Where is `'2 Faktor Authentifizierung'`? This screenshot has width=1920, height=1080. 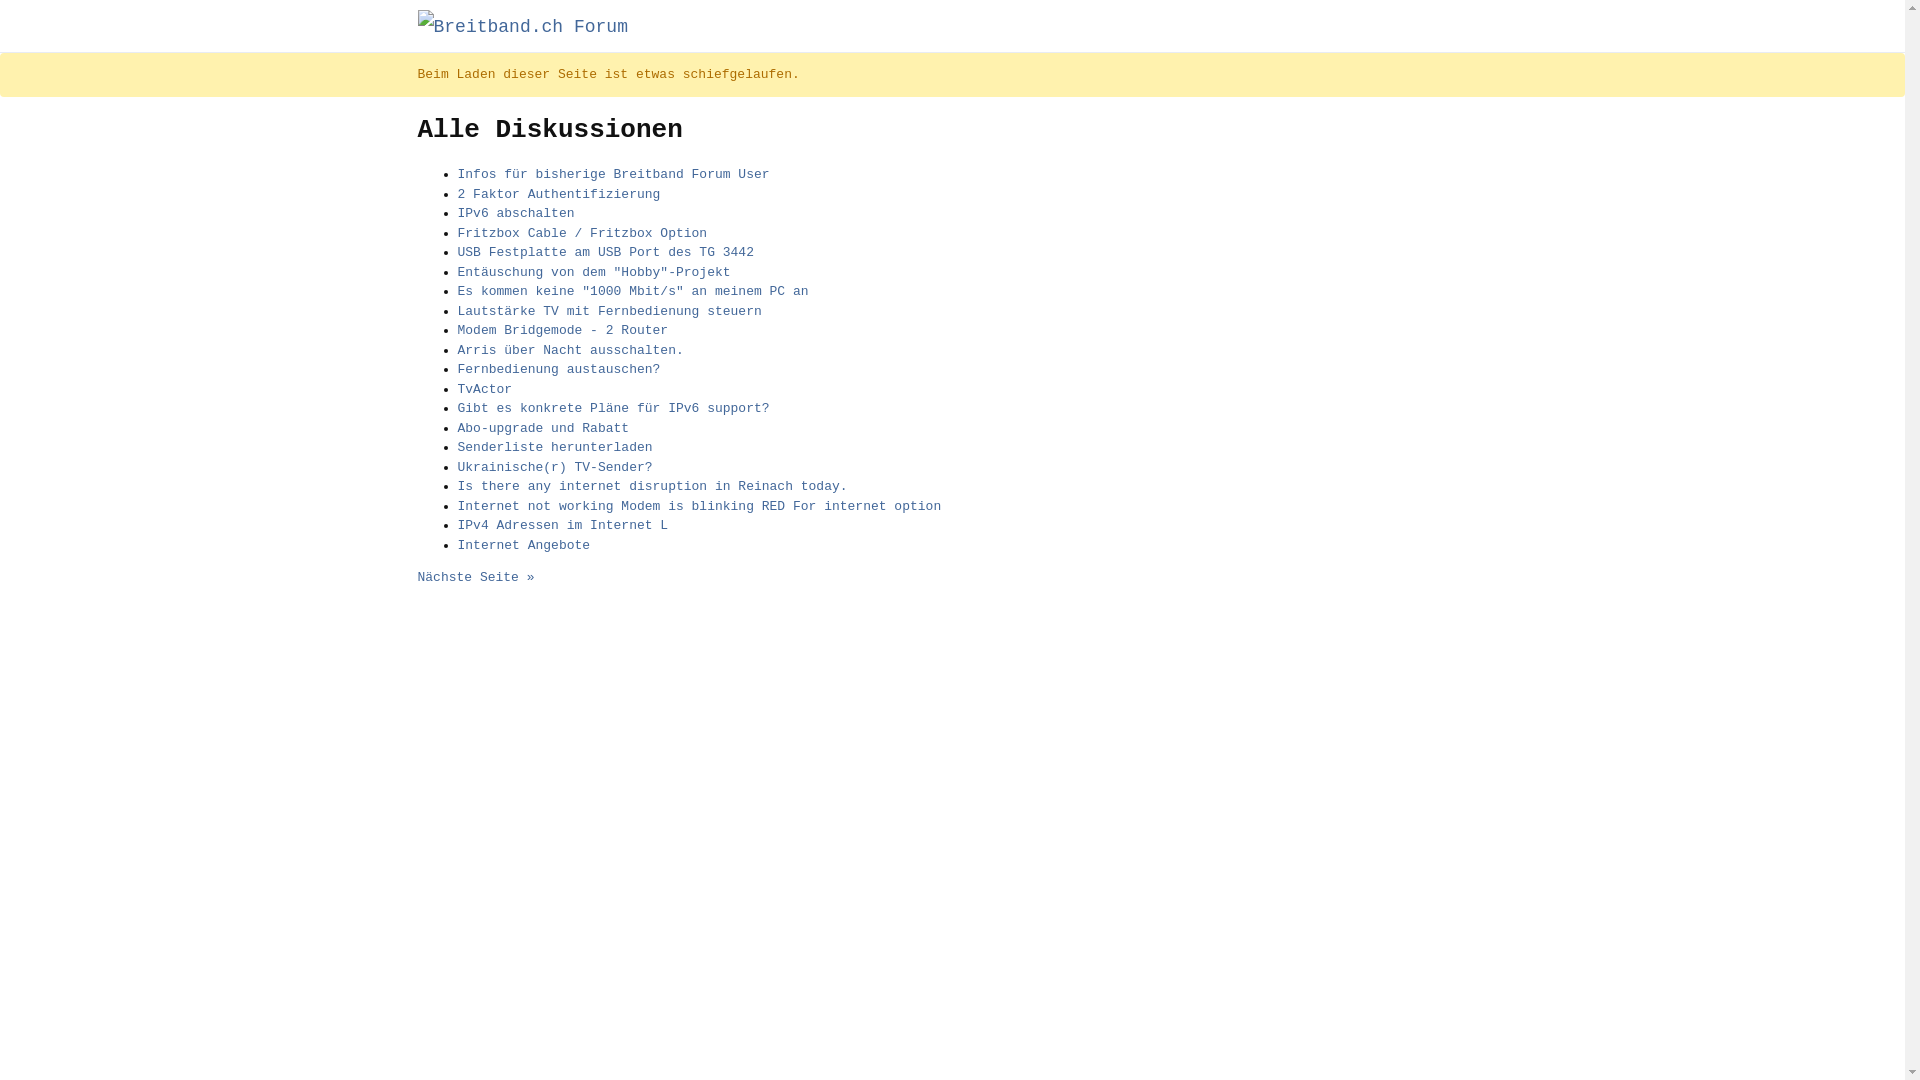 '2 Faktor Authentifizierung' is located at coordinates (456, 194).